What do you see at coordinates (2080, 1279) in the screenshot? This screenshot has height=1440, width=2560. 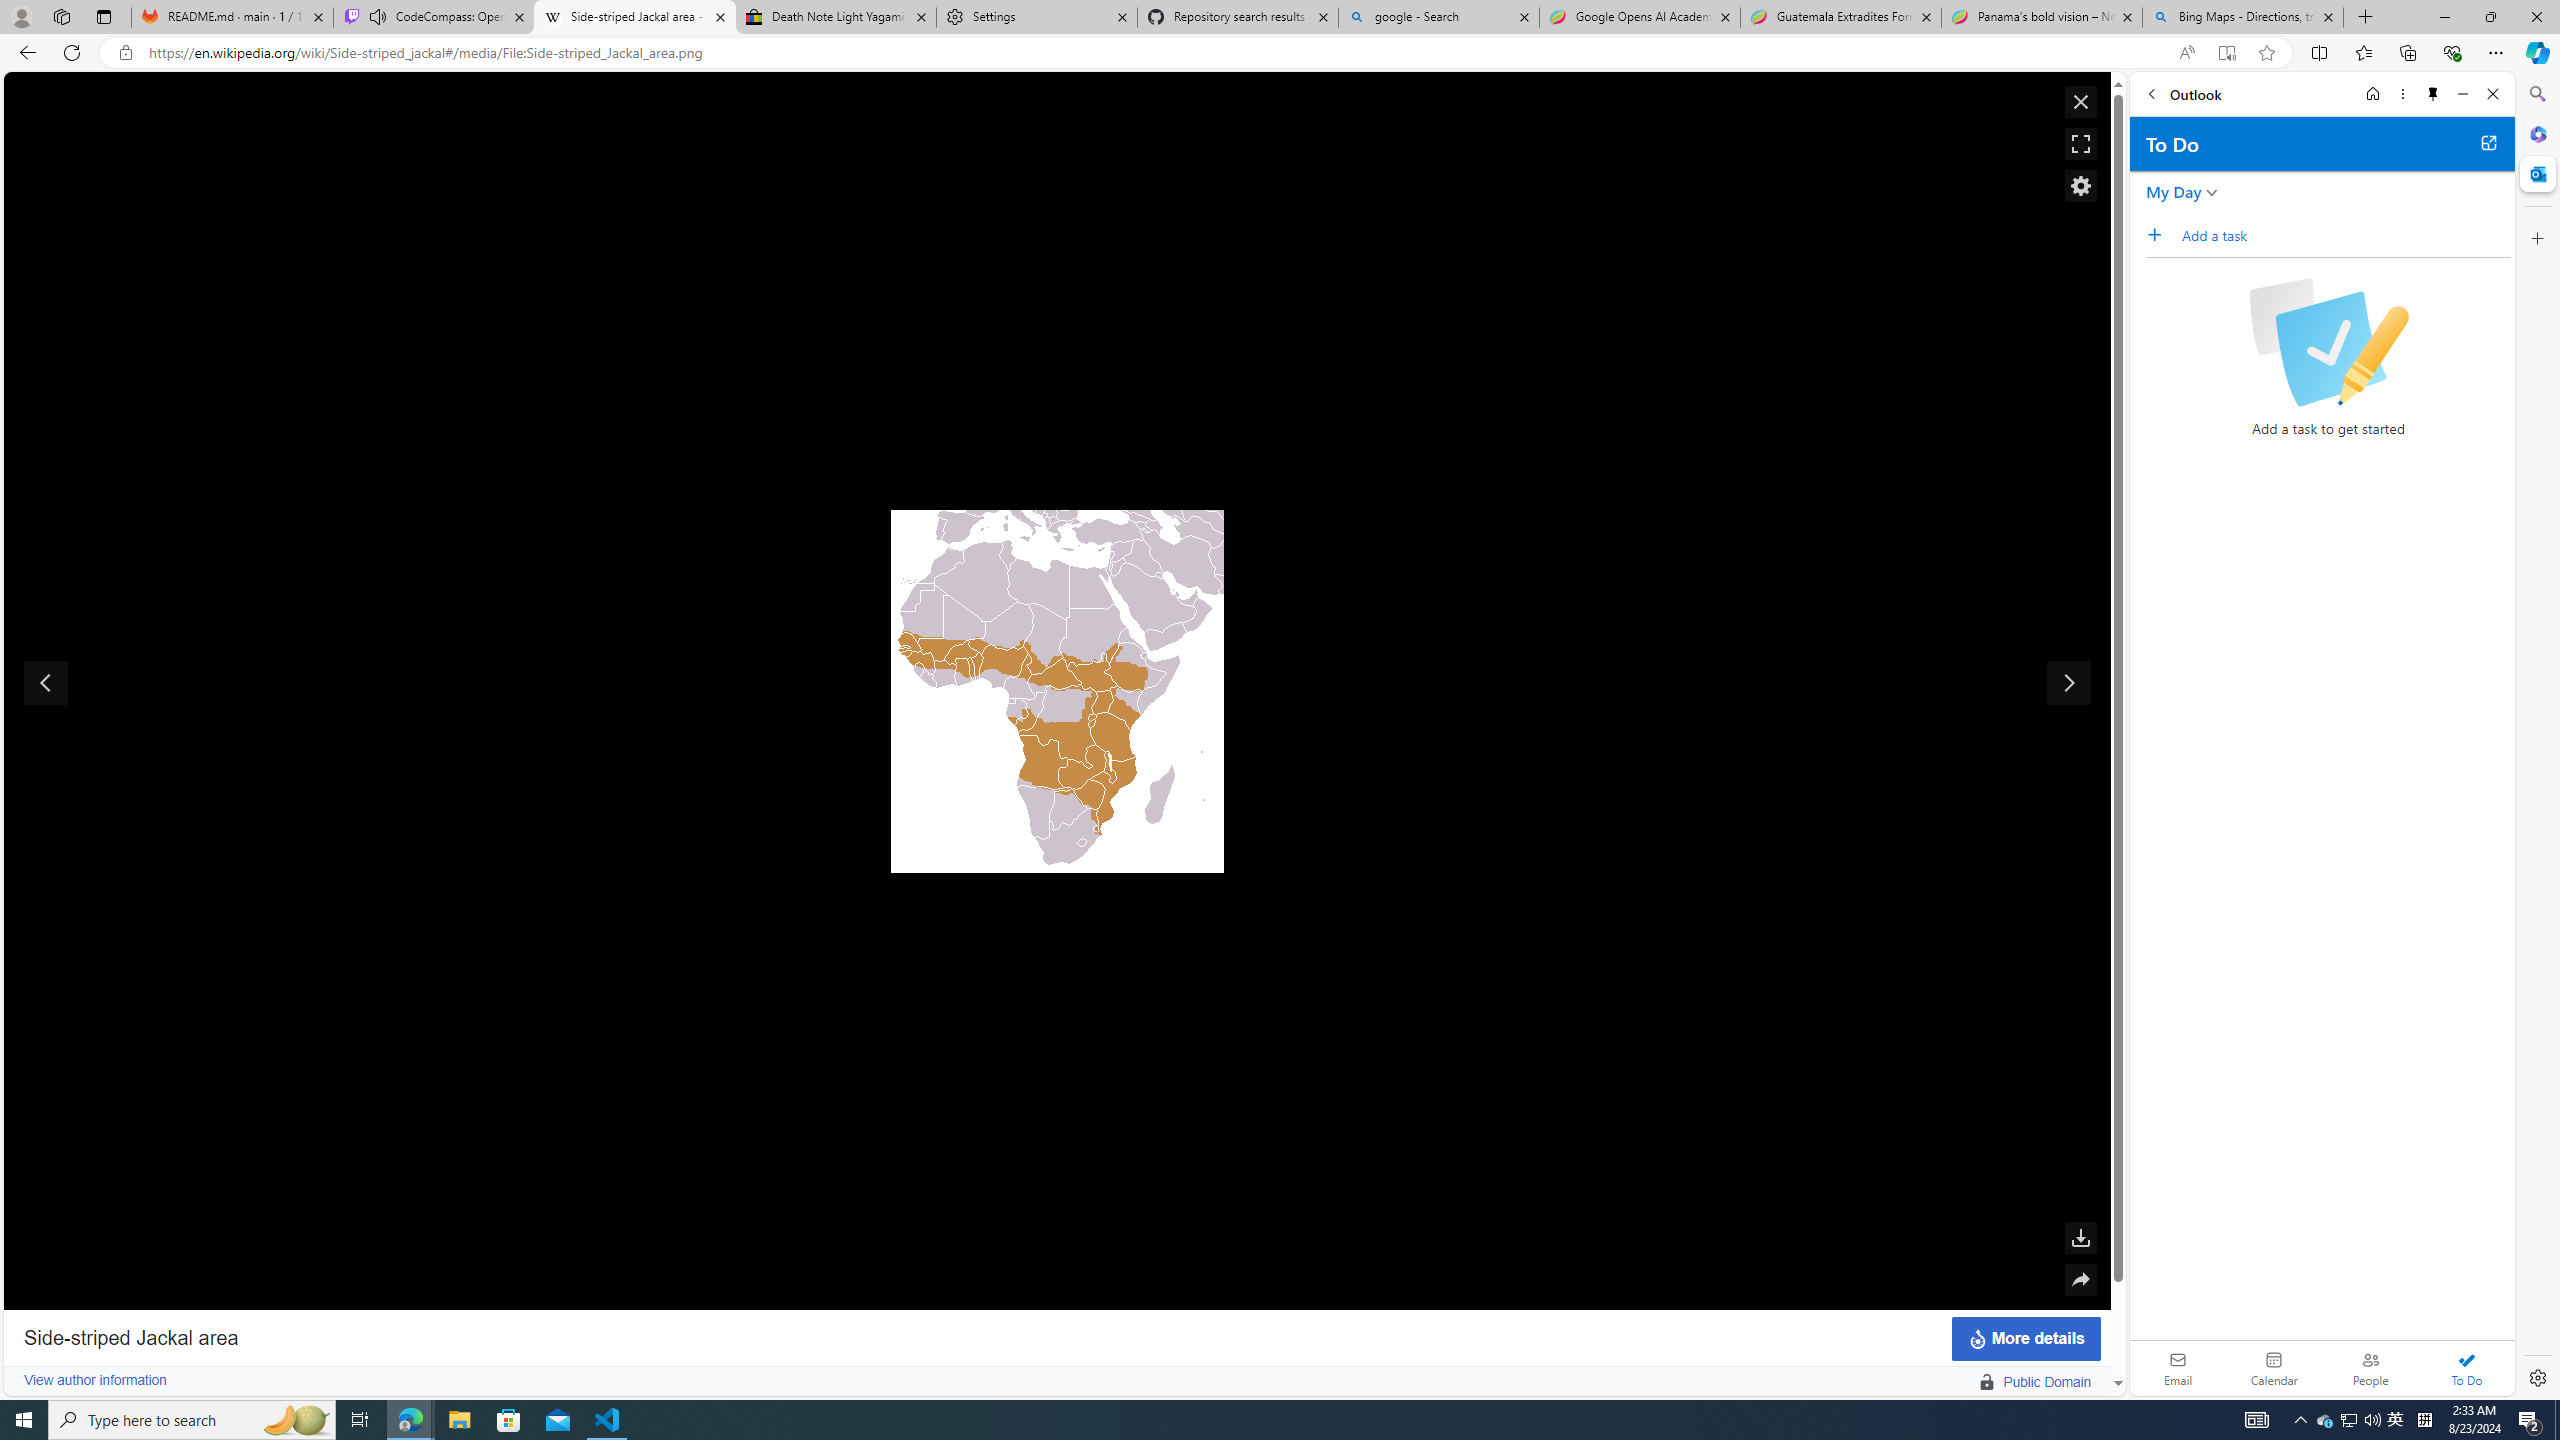 I see `'Share or embed this file'` at bounding box center [2080, 1279].